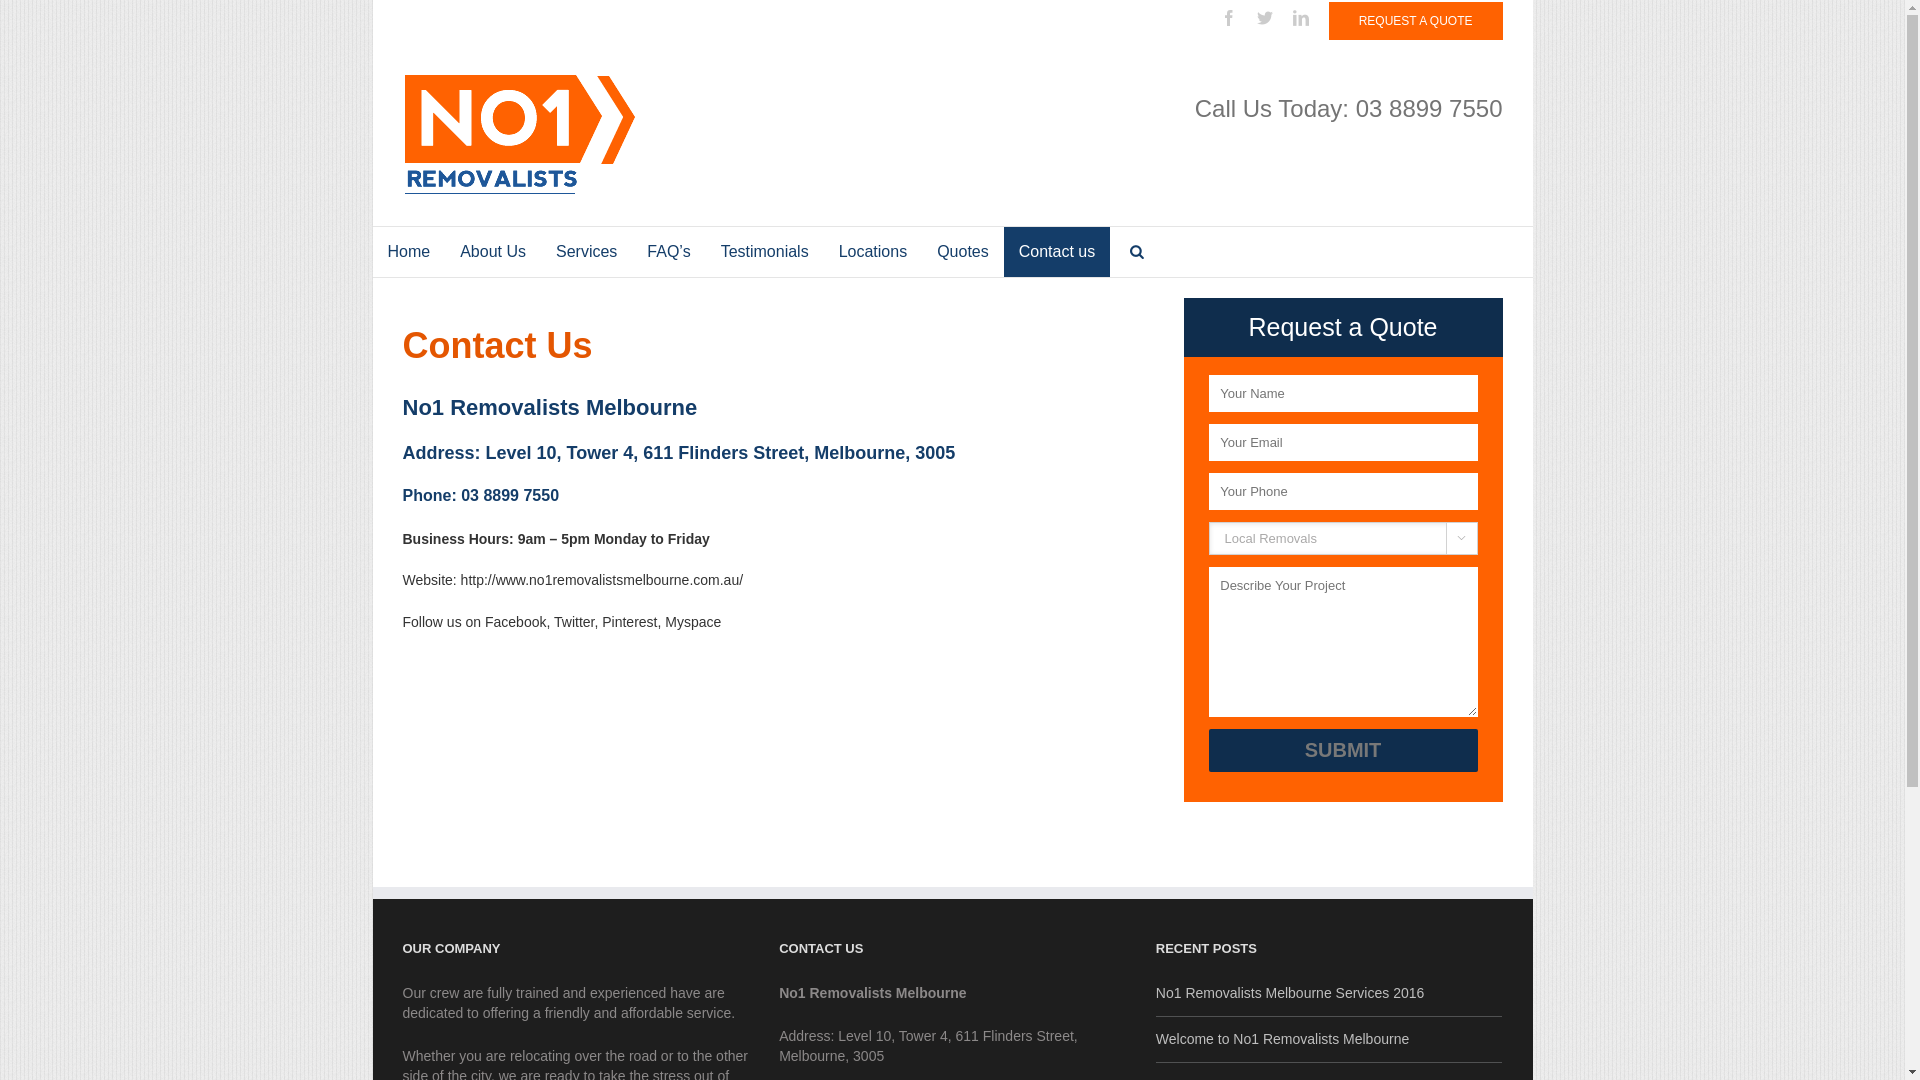 This screenshot has height=1080, width=1920. I want to click on 'Services', so click(585, 250).